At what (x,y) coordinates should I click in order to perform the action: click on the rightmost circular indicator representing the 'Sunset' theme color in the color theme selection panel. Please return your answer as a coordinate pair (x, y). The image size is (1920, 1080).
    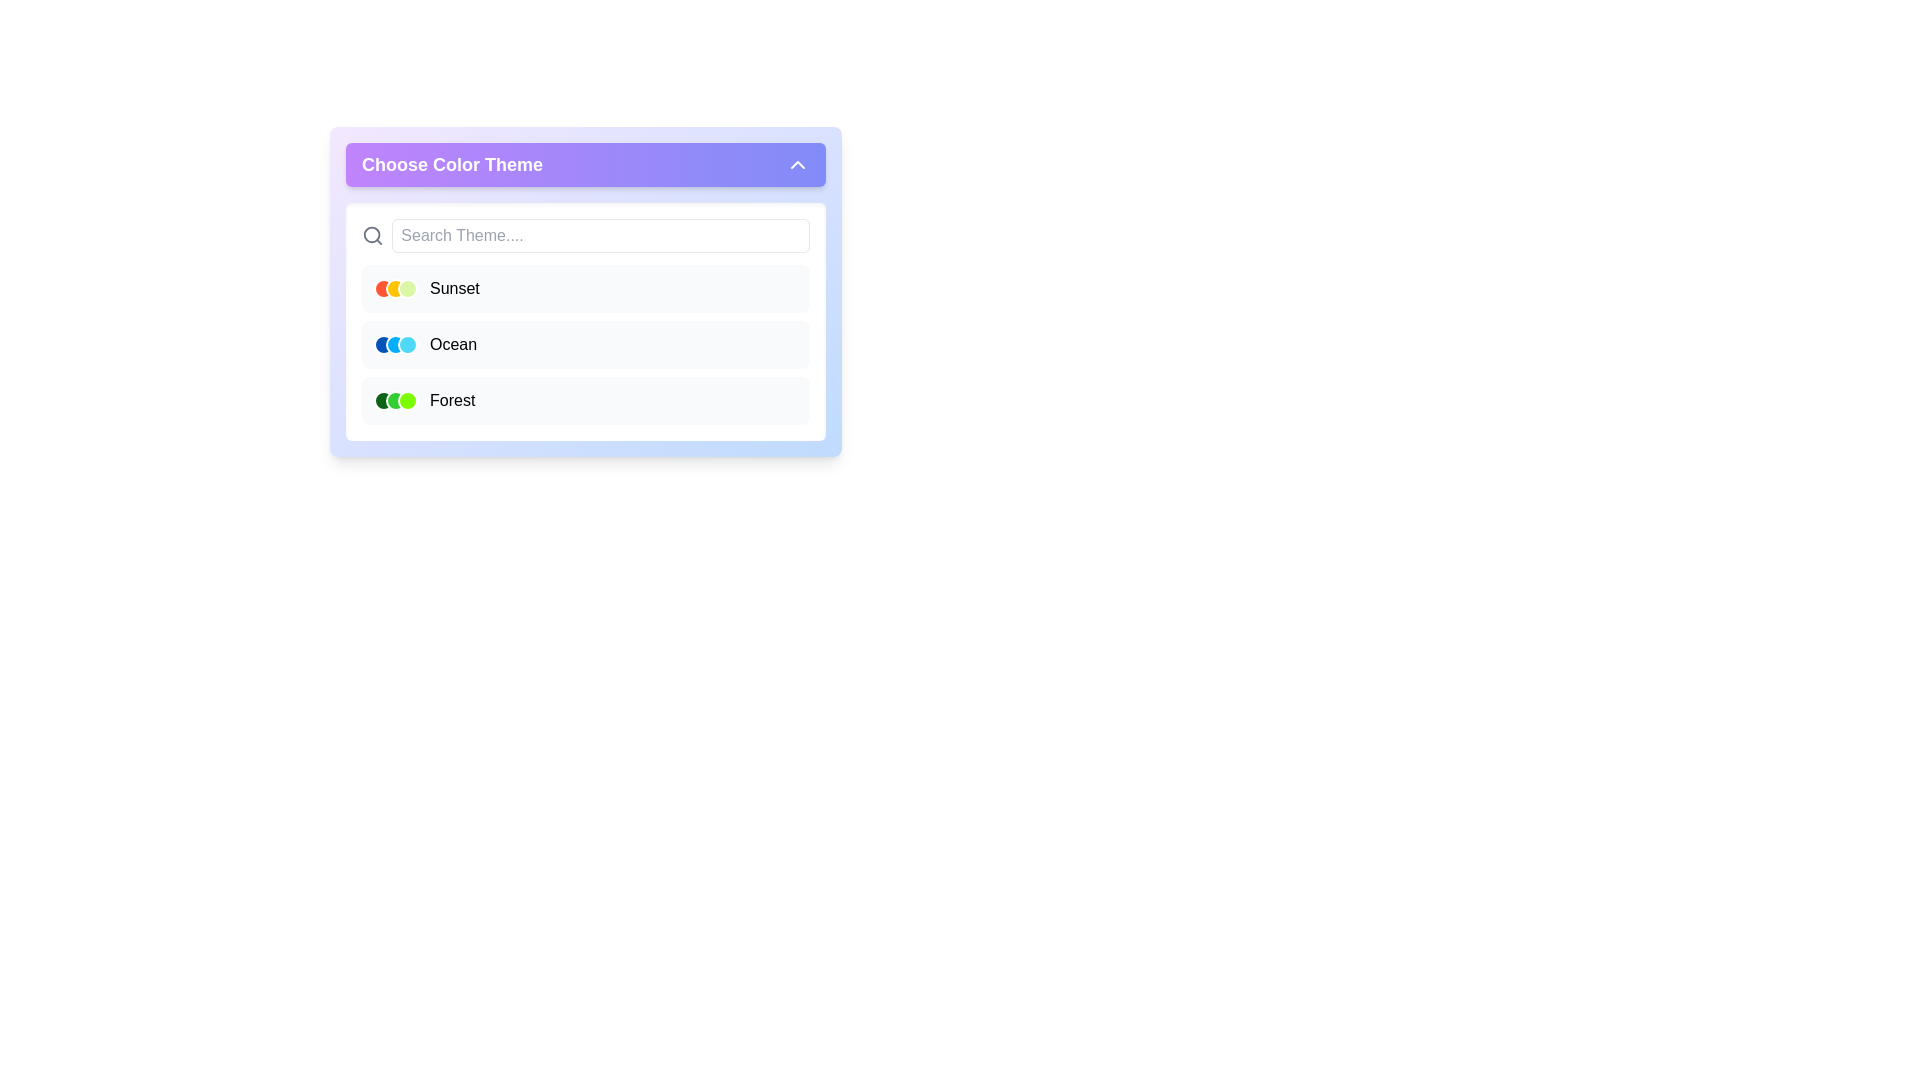
    Looking at the image, I should click on (407, 289).